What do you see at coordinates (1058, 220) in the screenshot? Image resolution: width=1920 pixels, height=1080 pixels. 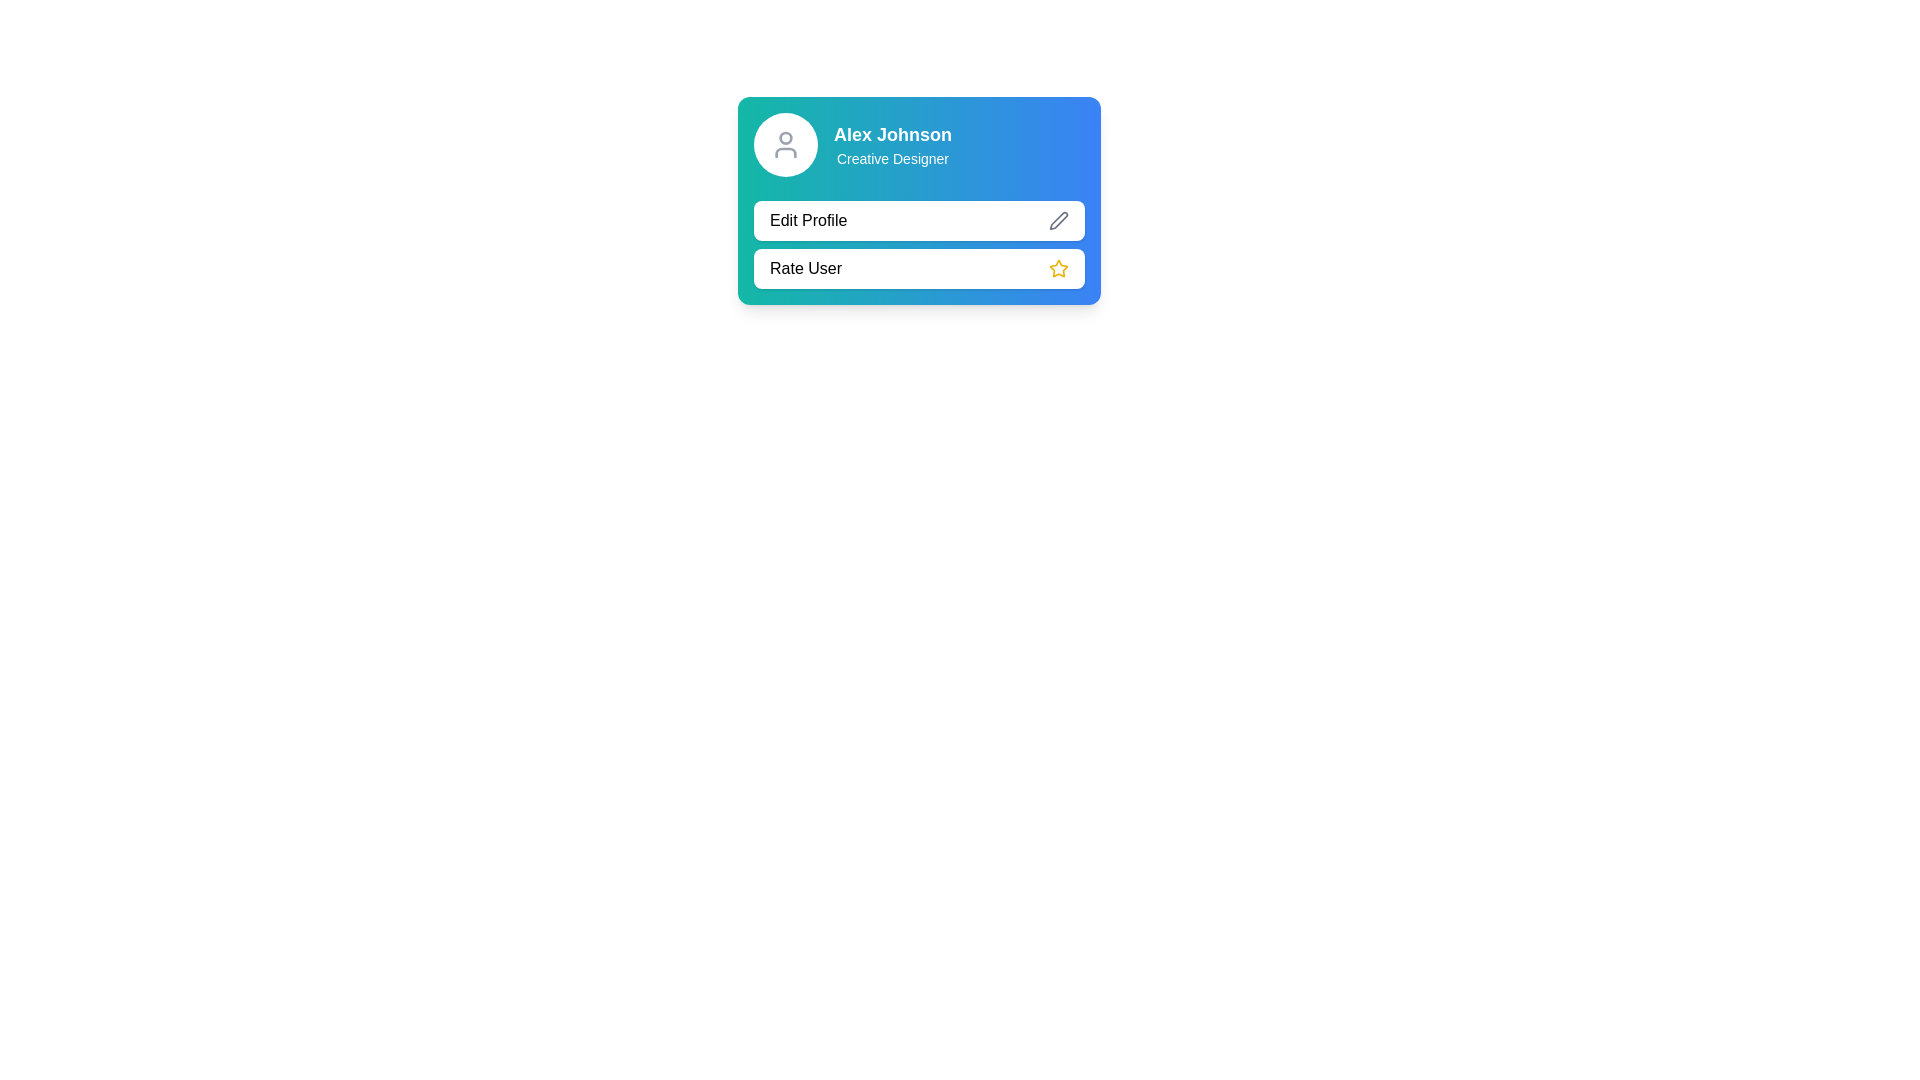 I see `the pen-shaped icon located at the far-right end of the 'Edit Profile' button, adjacent to the text 'Edit Profile'` at bounding box center [1058, 220].